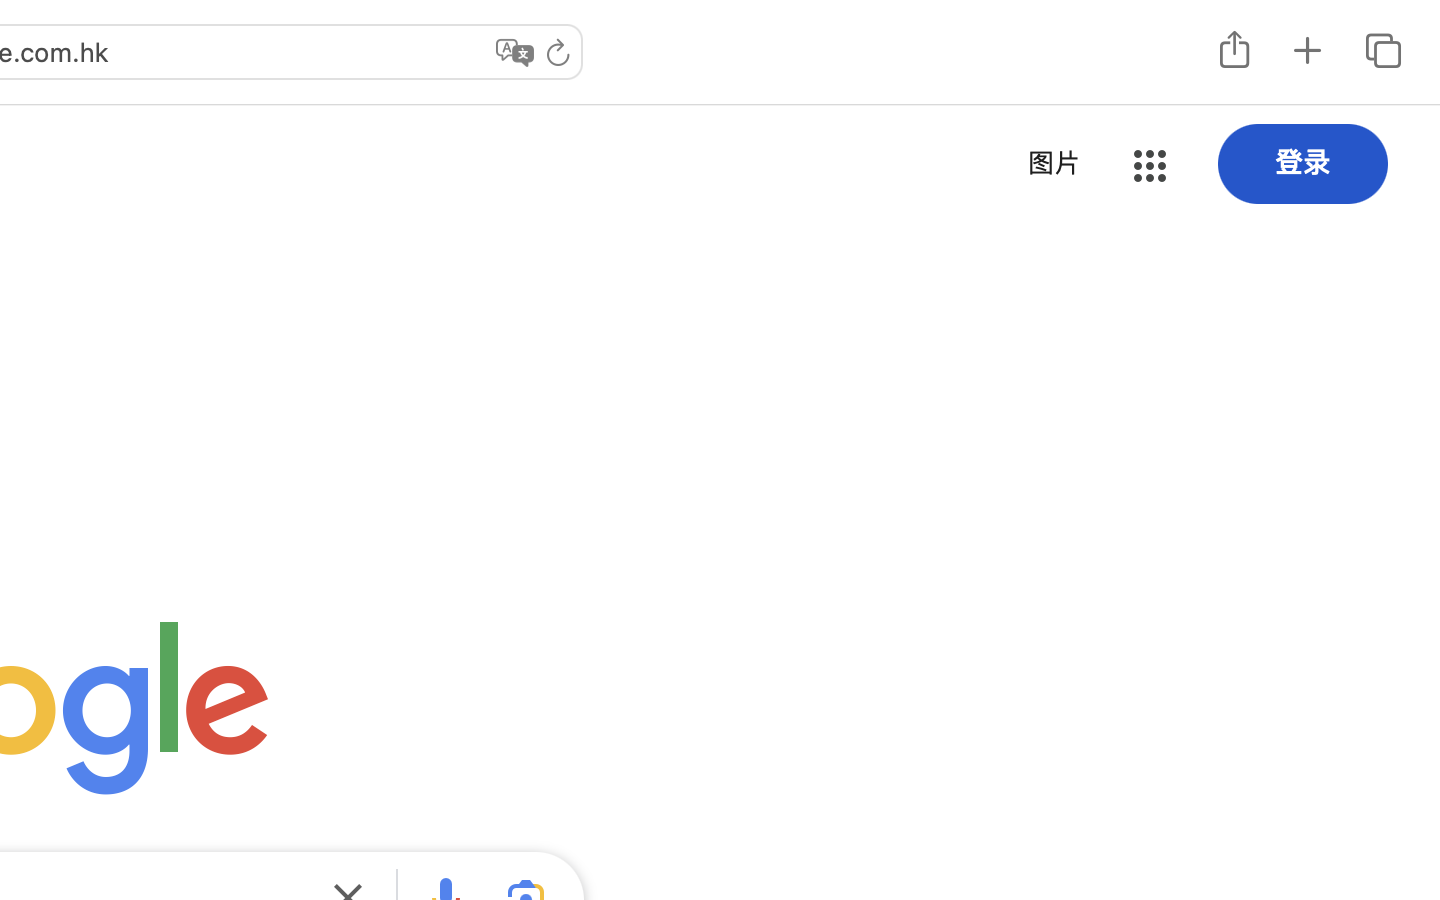  Describe the element at coordinates (1303, 162) in the screenshot. I see `'登录'` at that location.